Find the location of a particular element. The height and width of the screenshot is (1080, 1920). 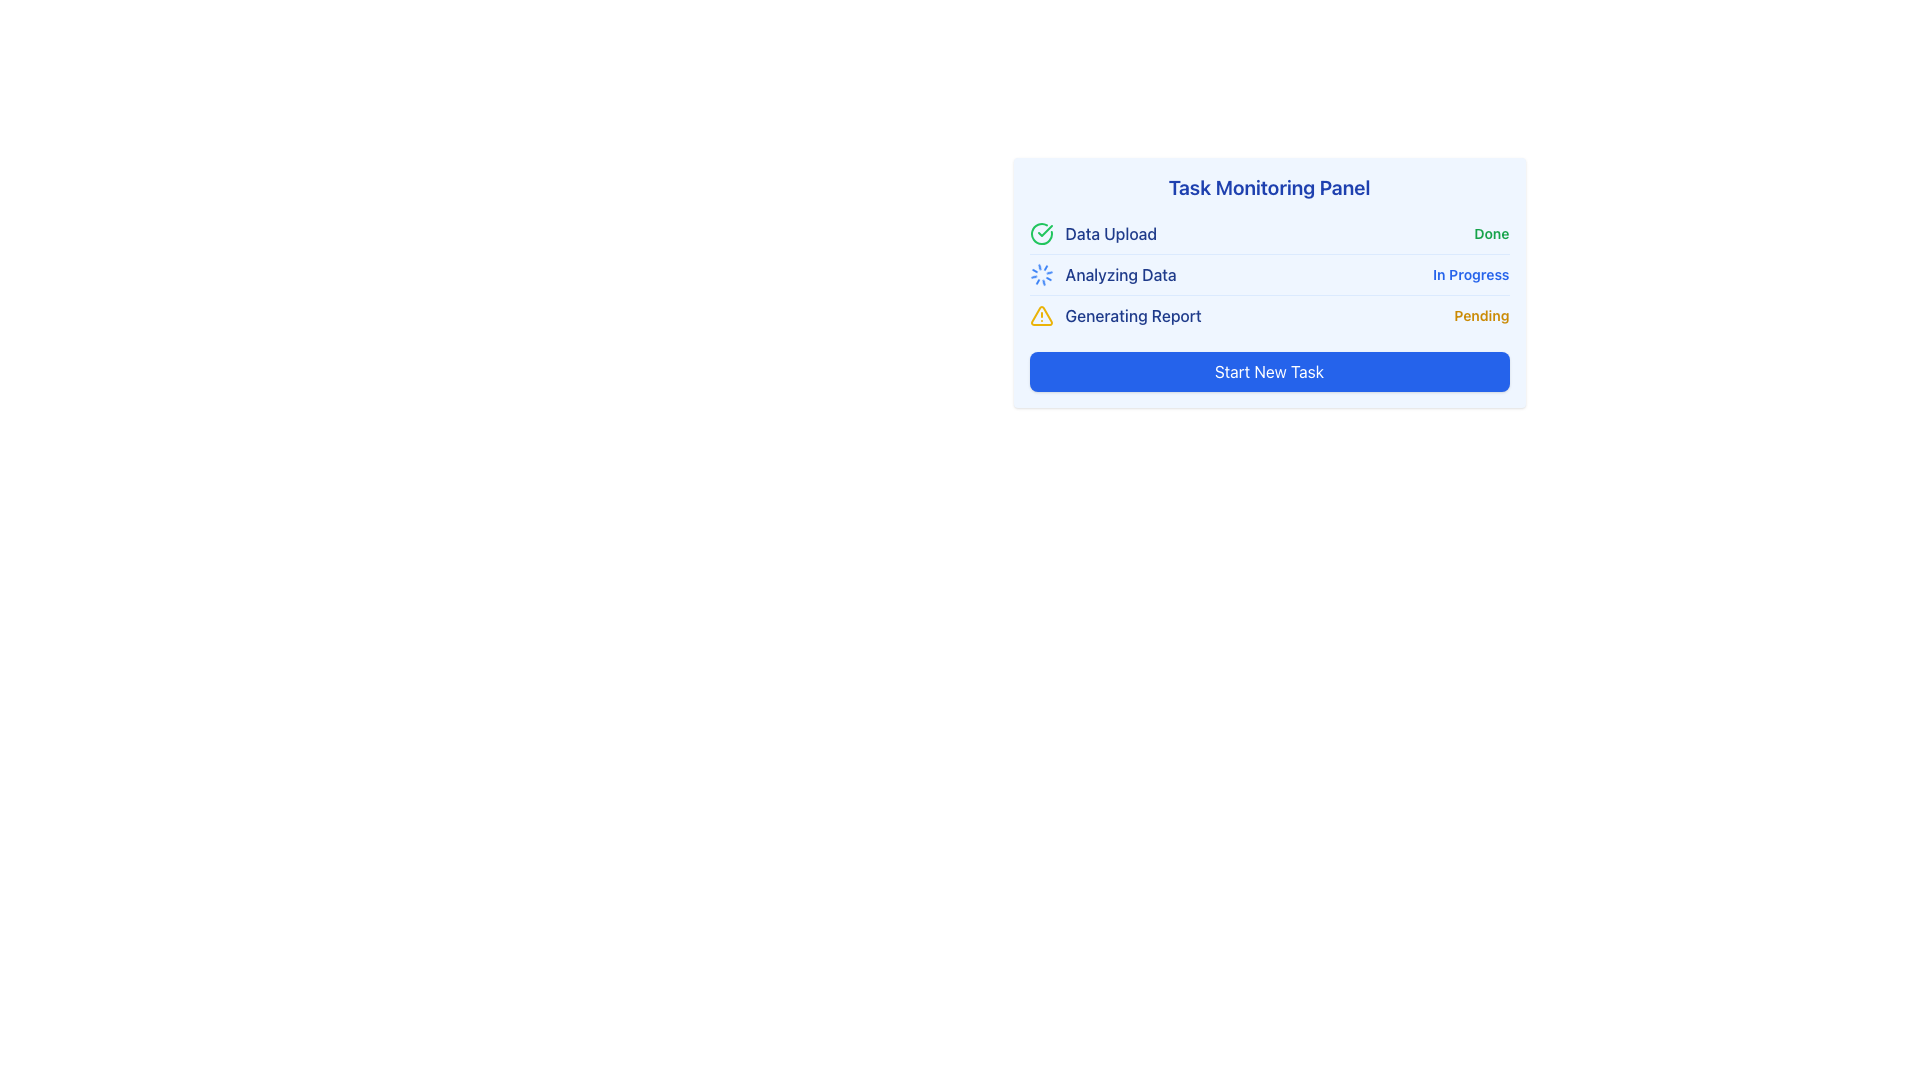

the Text Label displaying the status 'Generating Report' in the Task Monitoring Panel to indicate that the task is pending is located at coordinates (1482, 315).